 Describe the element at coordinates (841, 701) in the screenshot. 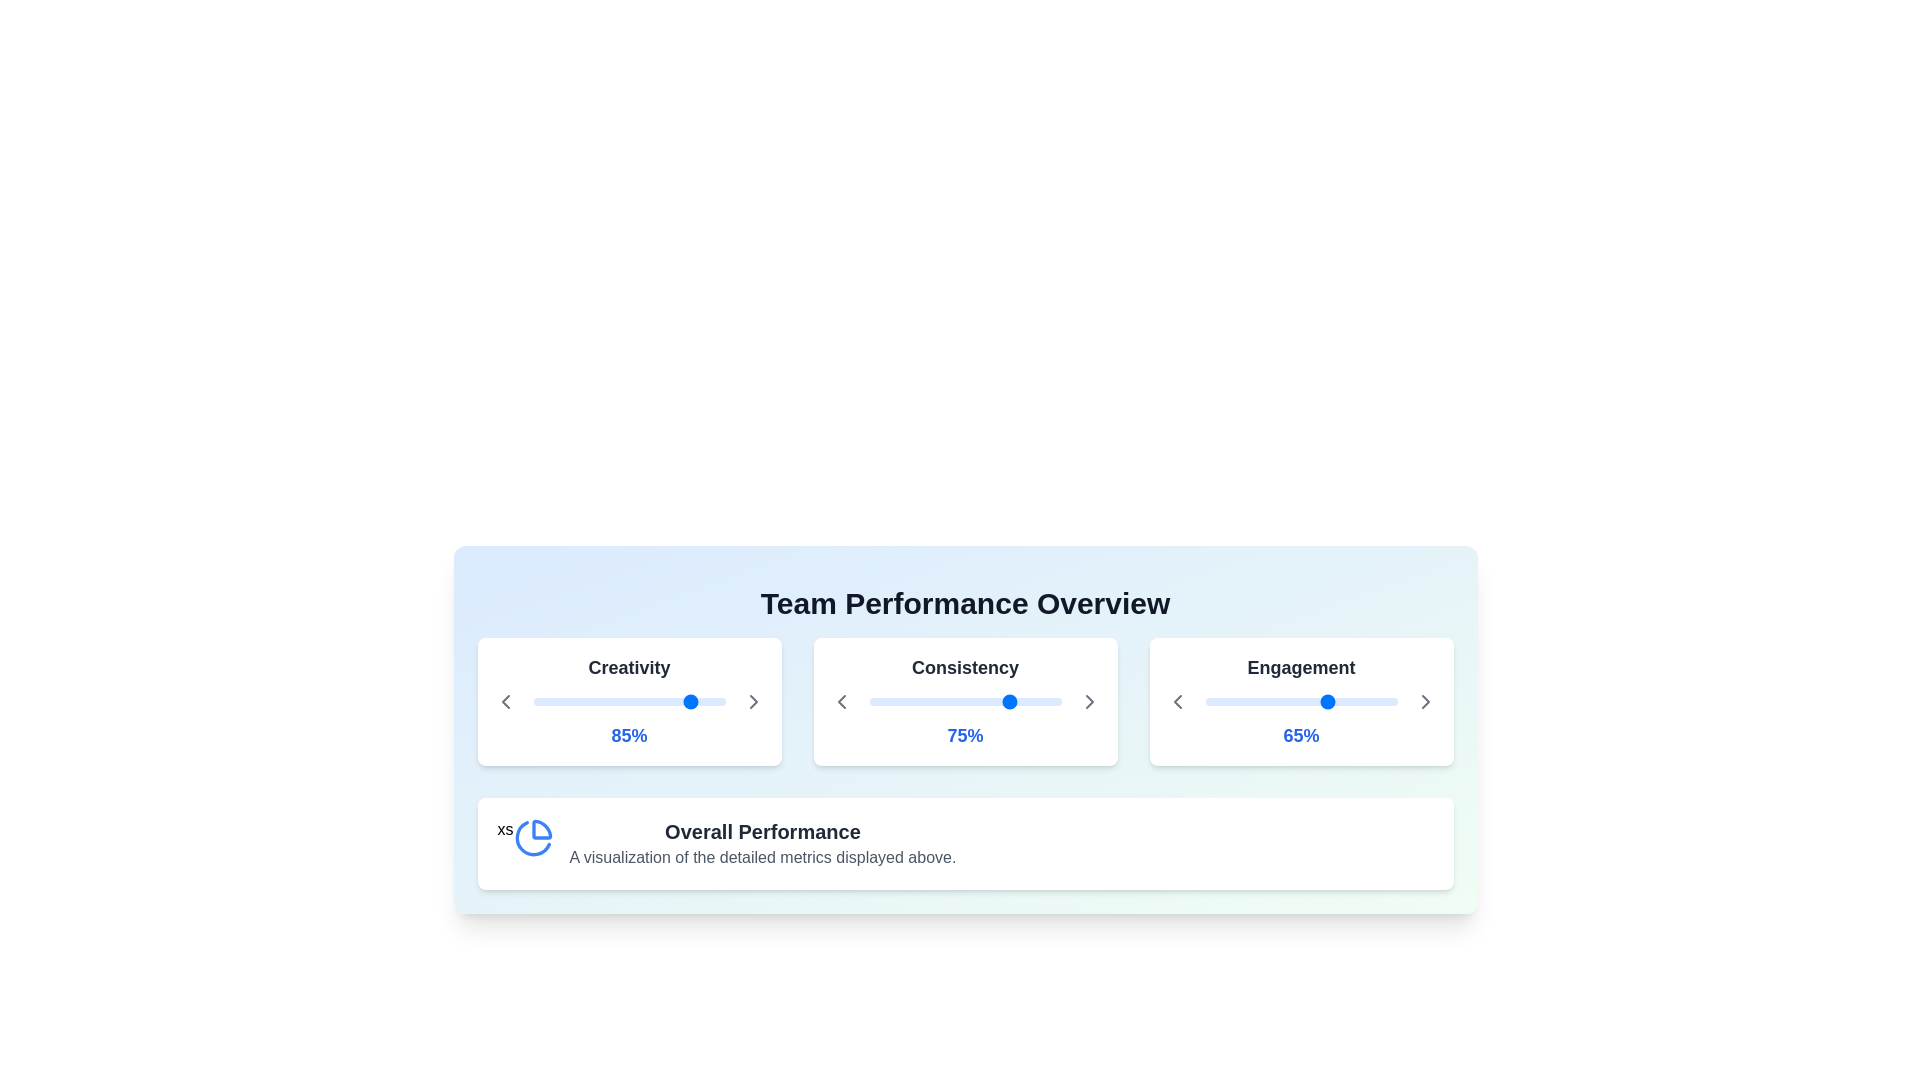

I see `the left-chevron navigation icon located in the second scorecard titled 'Consistency' under 'Team Performance Overview'` at that location.